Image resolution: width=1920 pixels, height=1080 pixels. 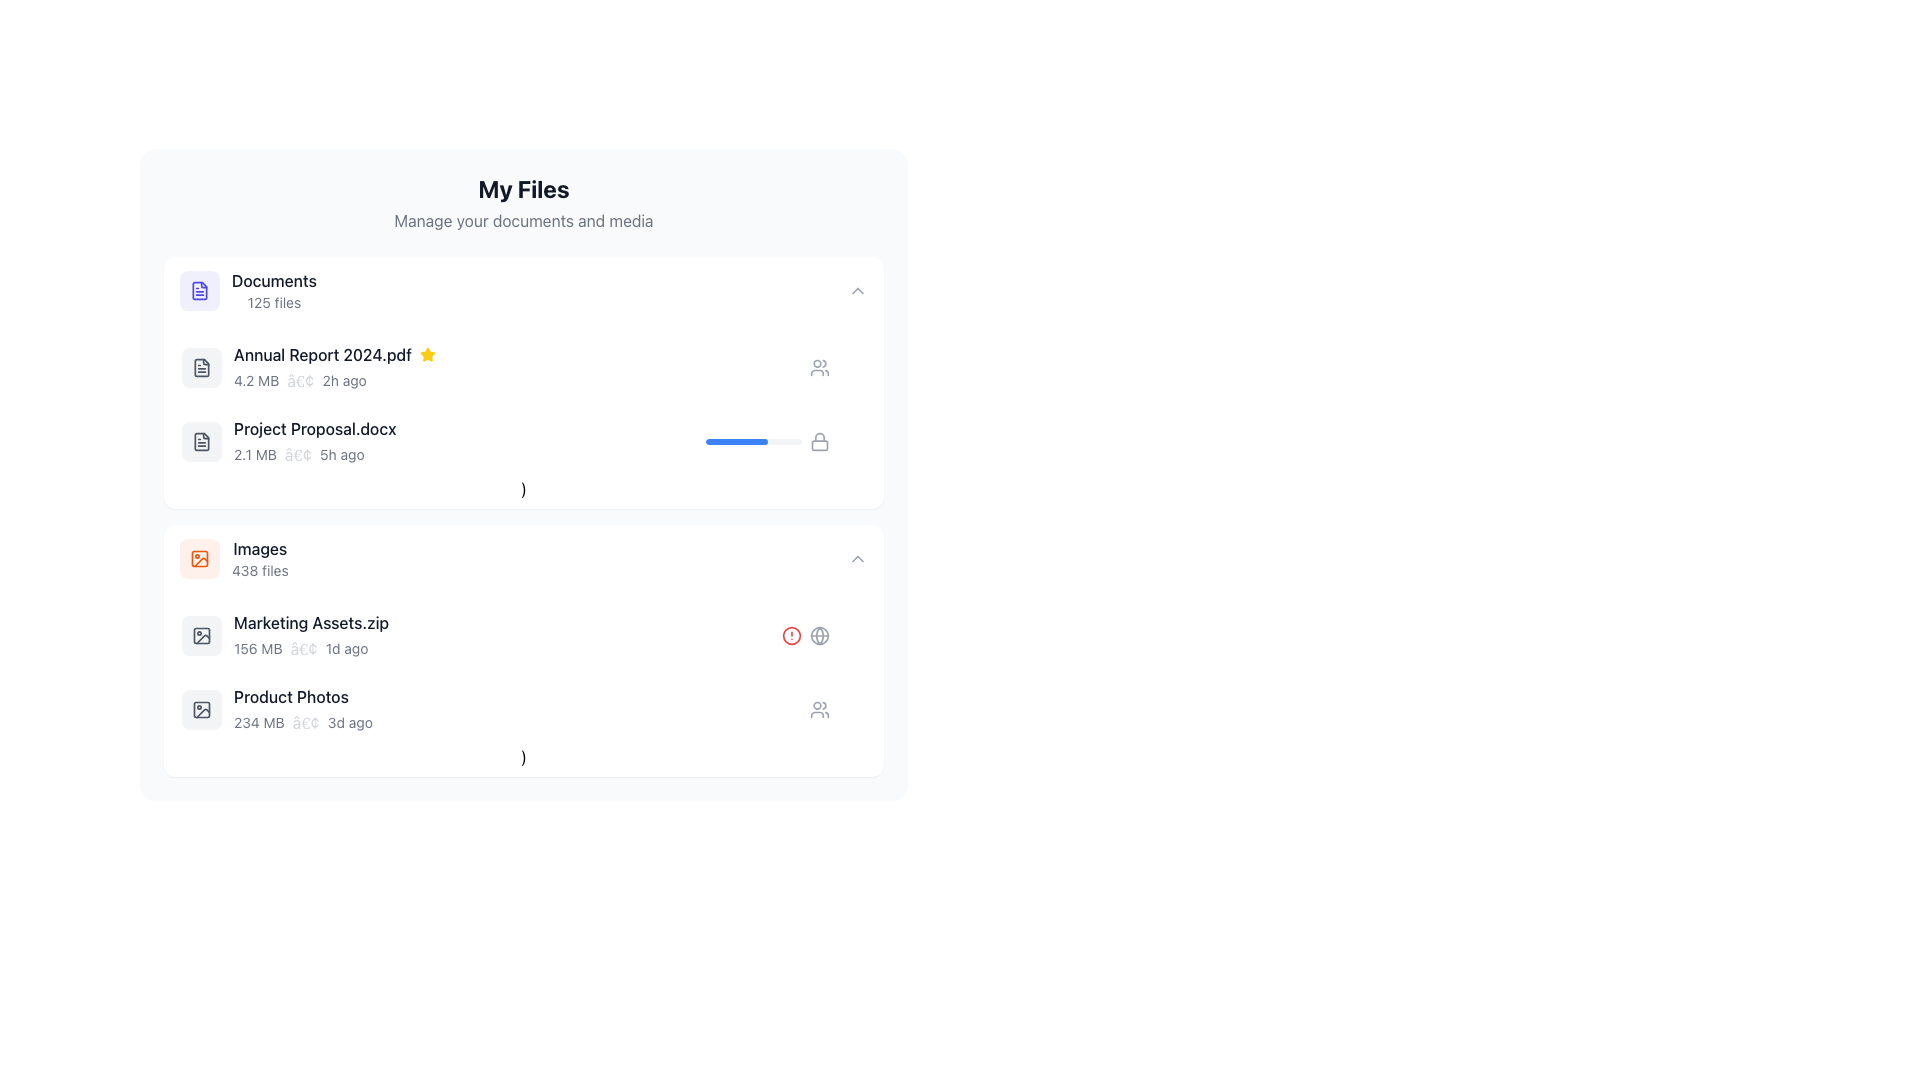 I want to click on star-shaped yellow icon located to the right of the text 'Annual Report 2024.pdf', so click(x=426, y=353).